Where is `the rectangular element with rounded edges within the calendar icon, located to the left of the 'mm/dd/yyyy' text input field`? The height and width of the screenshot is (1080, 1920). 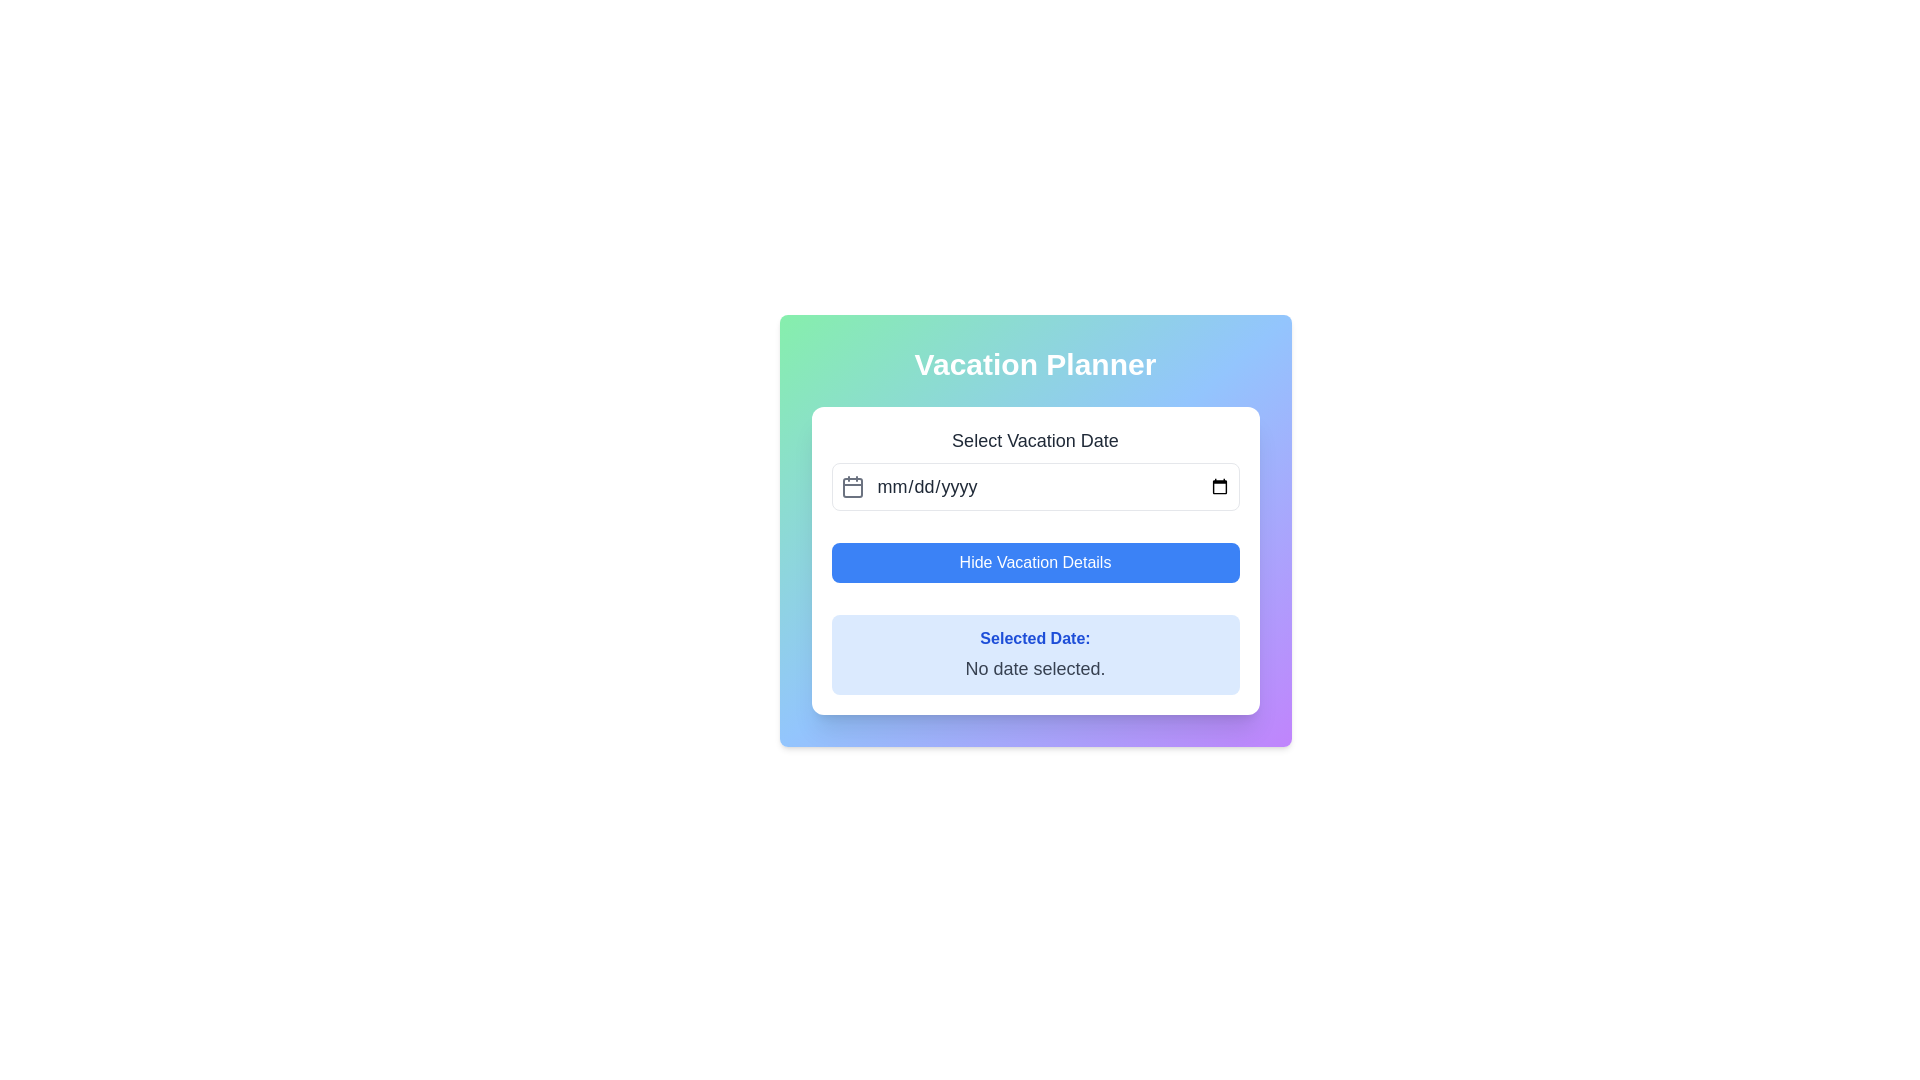
the rectangular element with rounded edges within the calendar icon, located to the left of the 'mm/dd/yyyy' text input field is located at coordinates (852, 488).